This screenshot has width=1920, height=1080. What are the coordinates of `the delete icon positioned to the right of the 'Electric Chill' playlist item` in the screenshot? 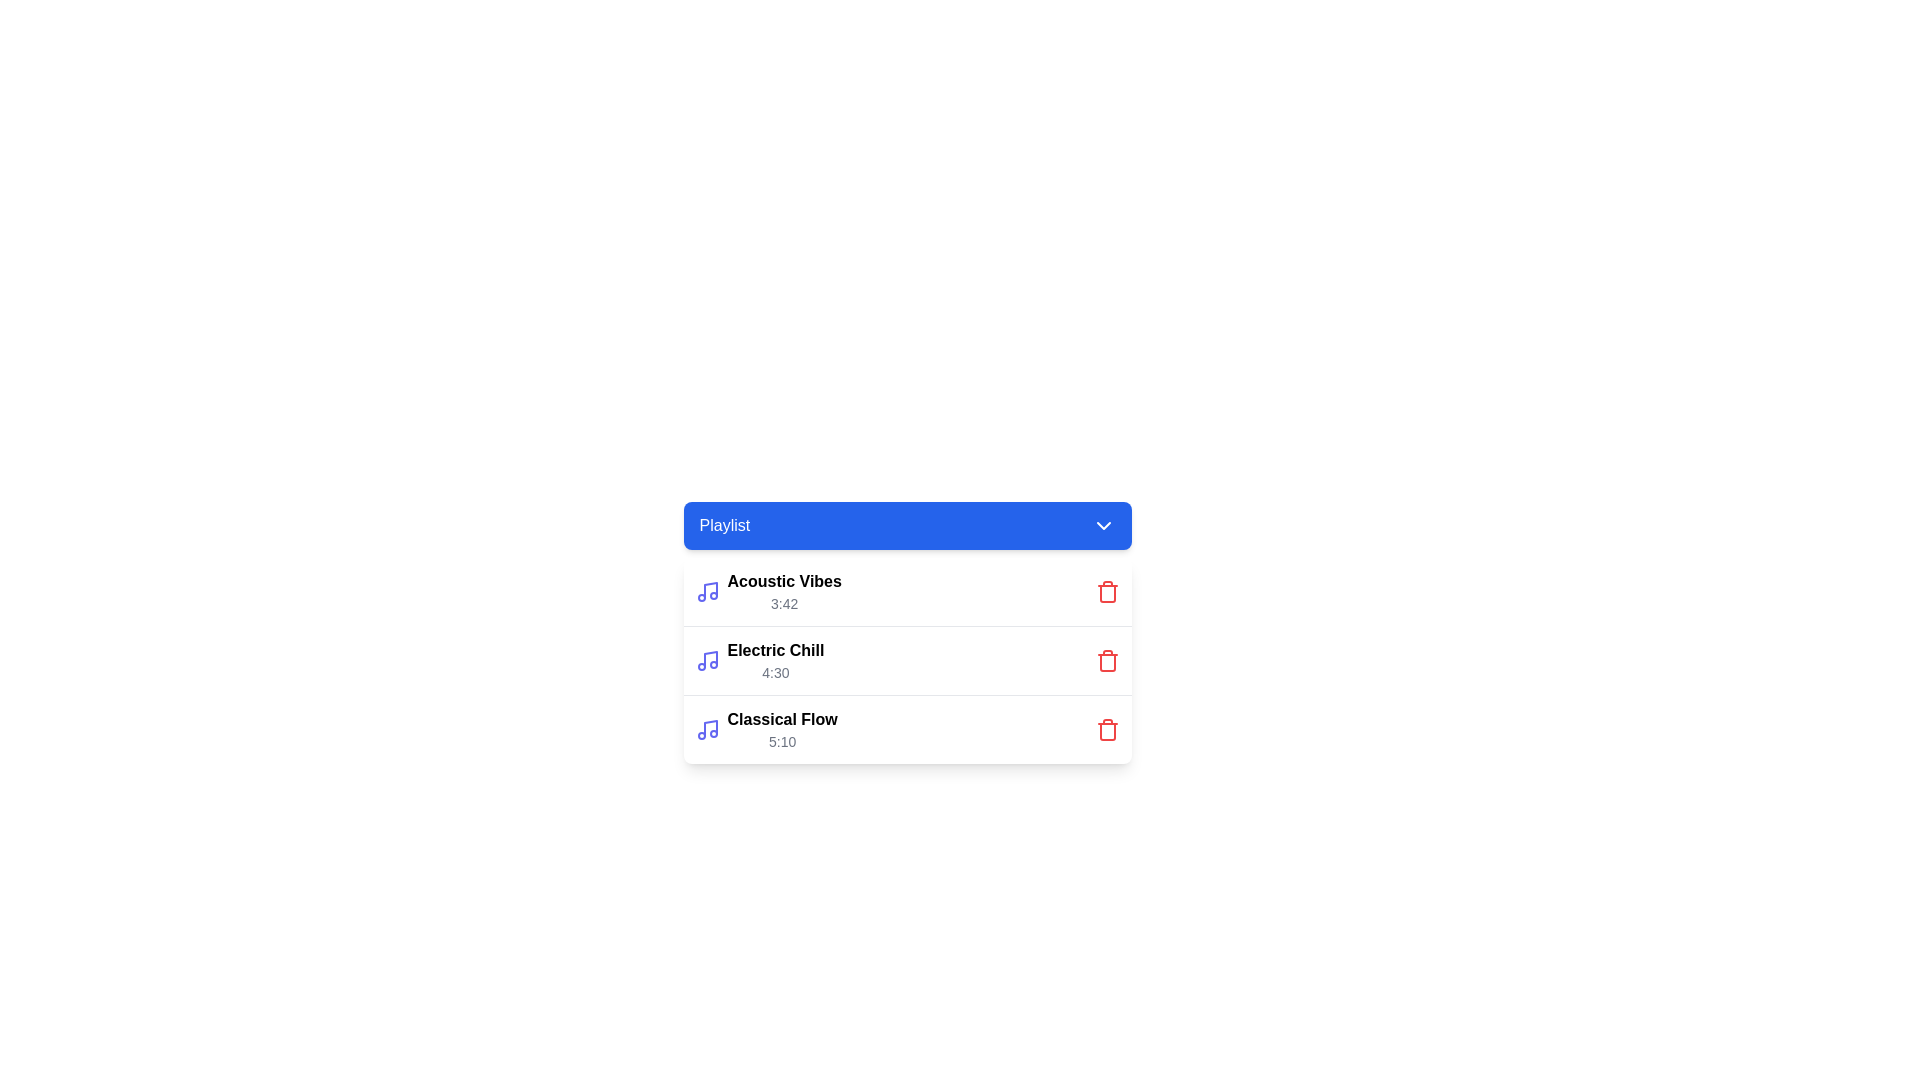 It's located at (1106, 663).